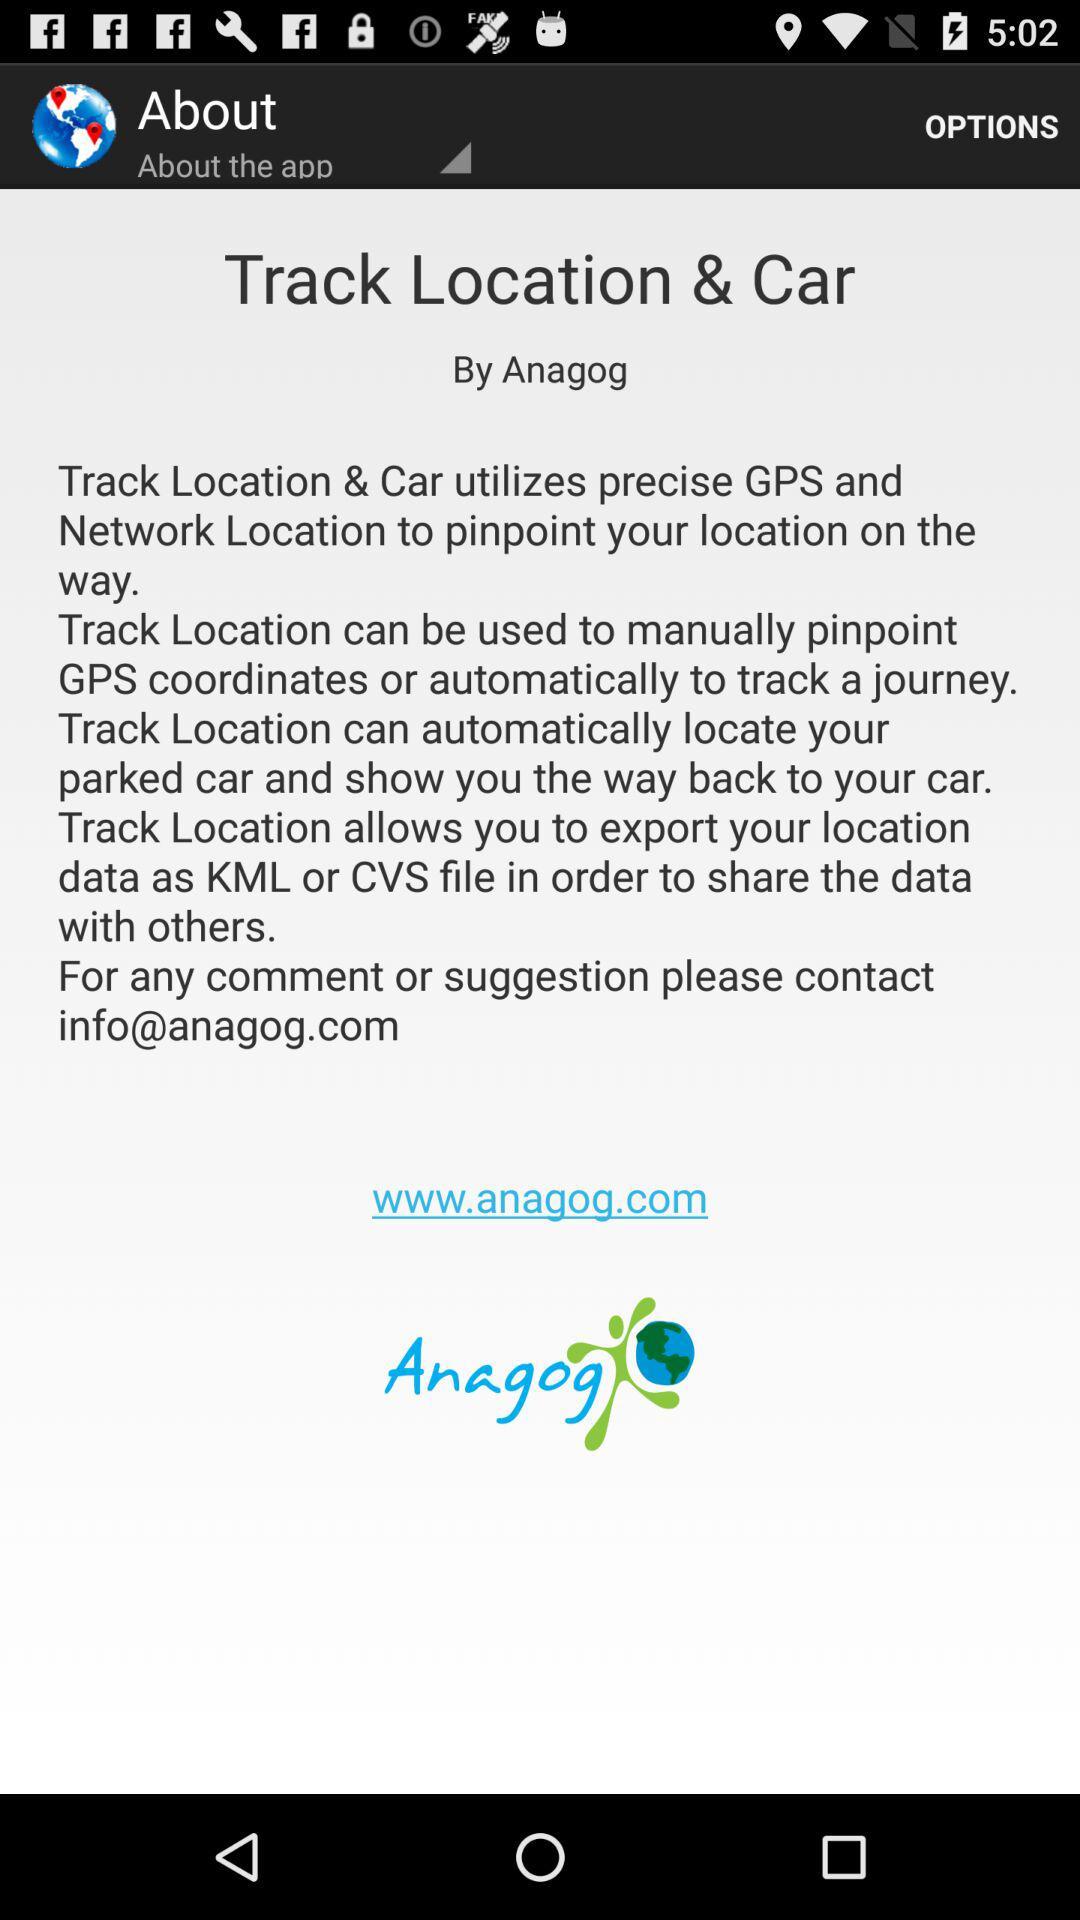 The image size is (1080, 1920). I want to click on the item at the top right corner, so click(991, 124).